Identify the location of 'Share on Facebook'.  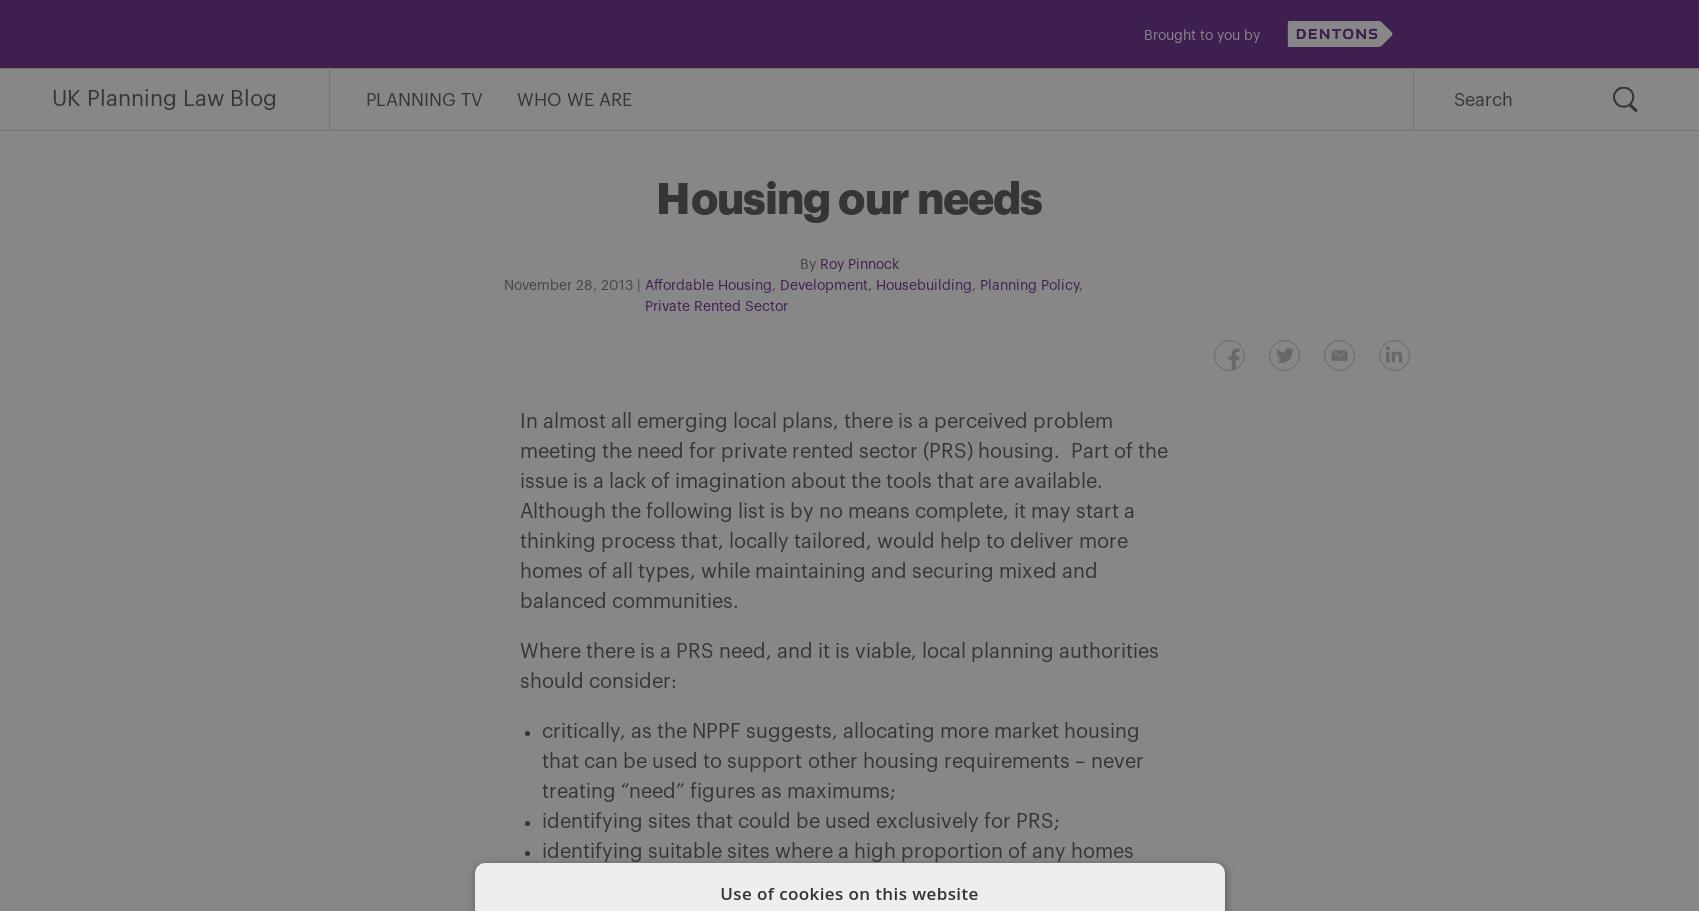
(727, 356).